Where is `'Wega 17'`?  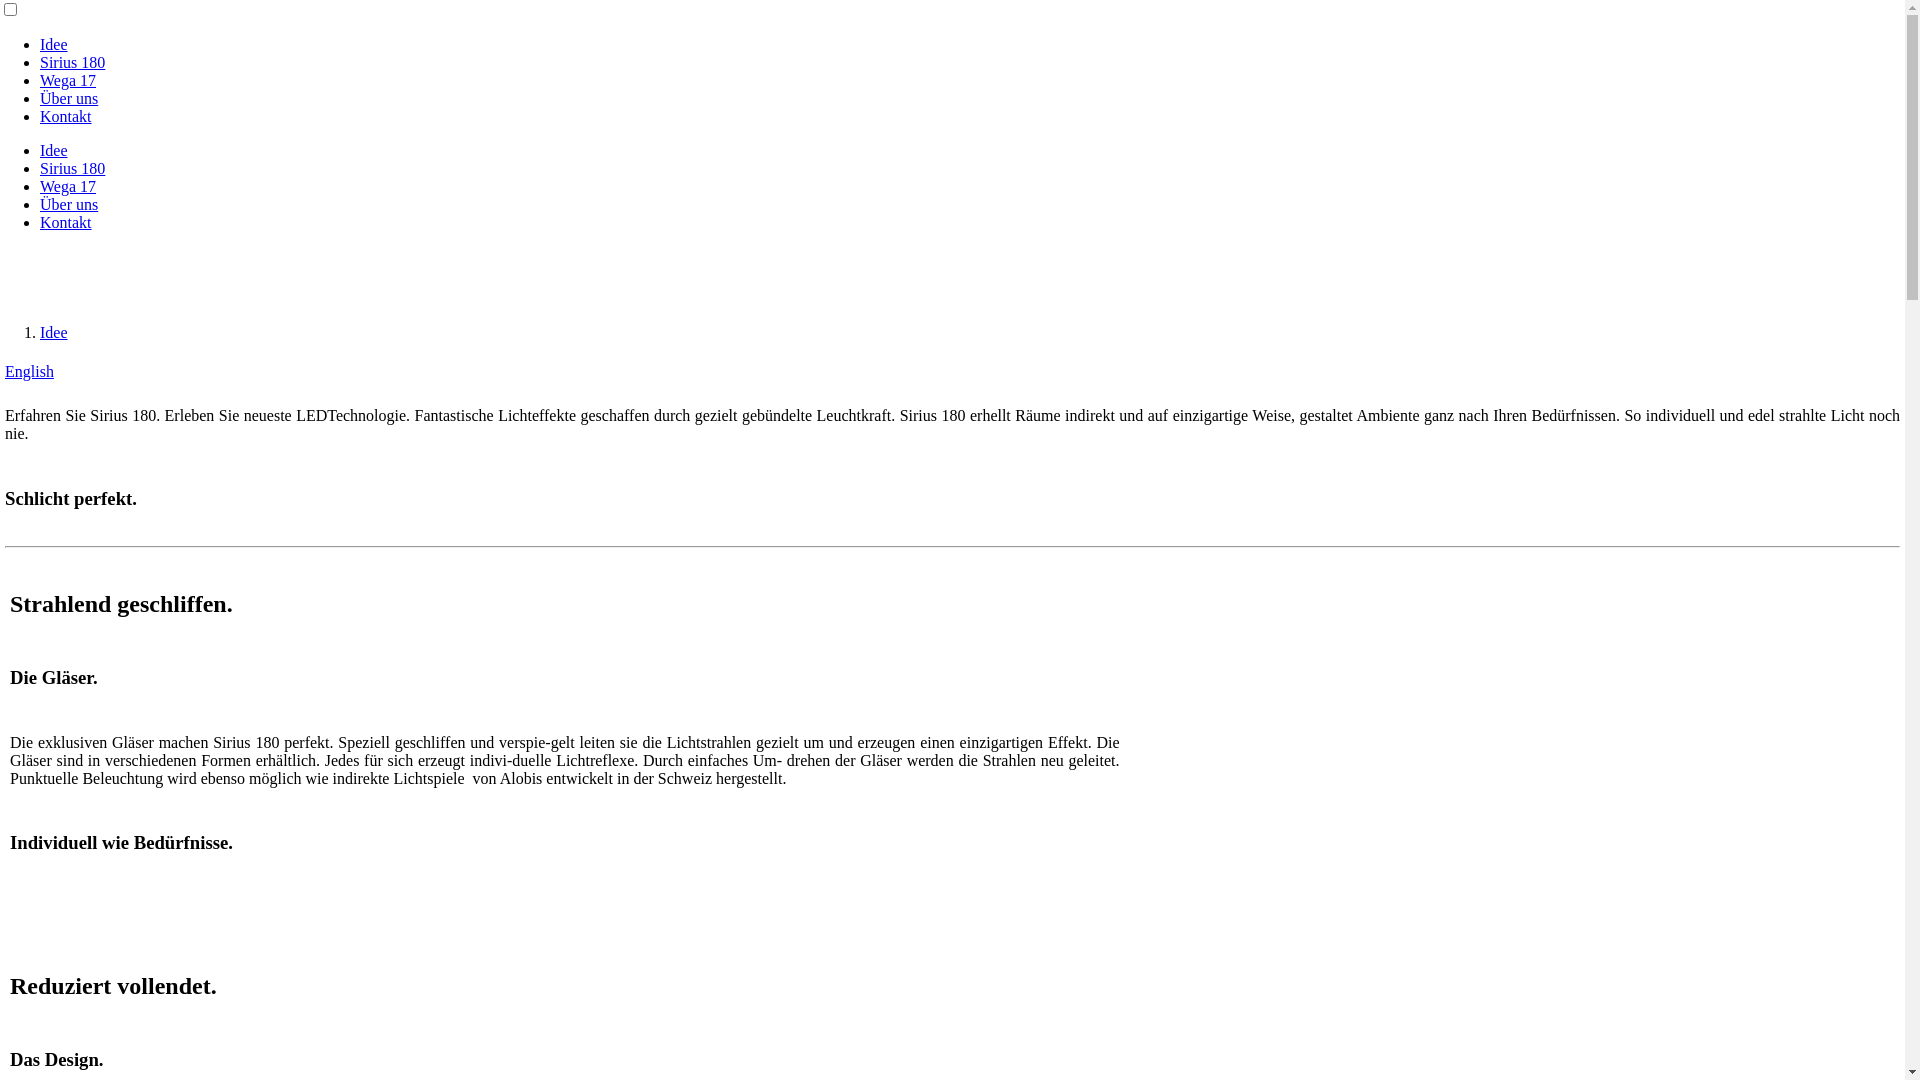 'Wega 17' is located at coordinates (67, 186).